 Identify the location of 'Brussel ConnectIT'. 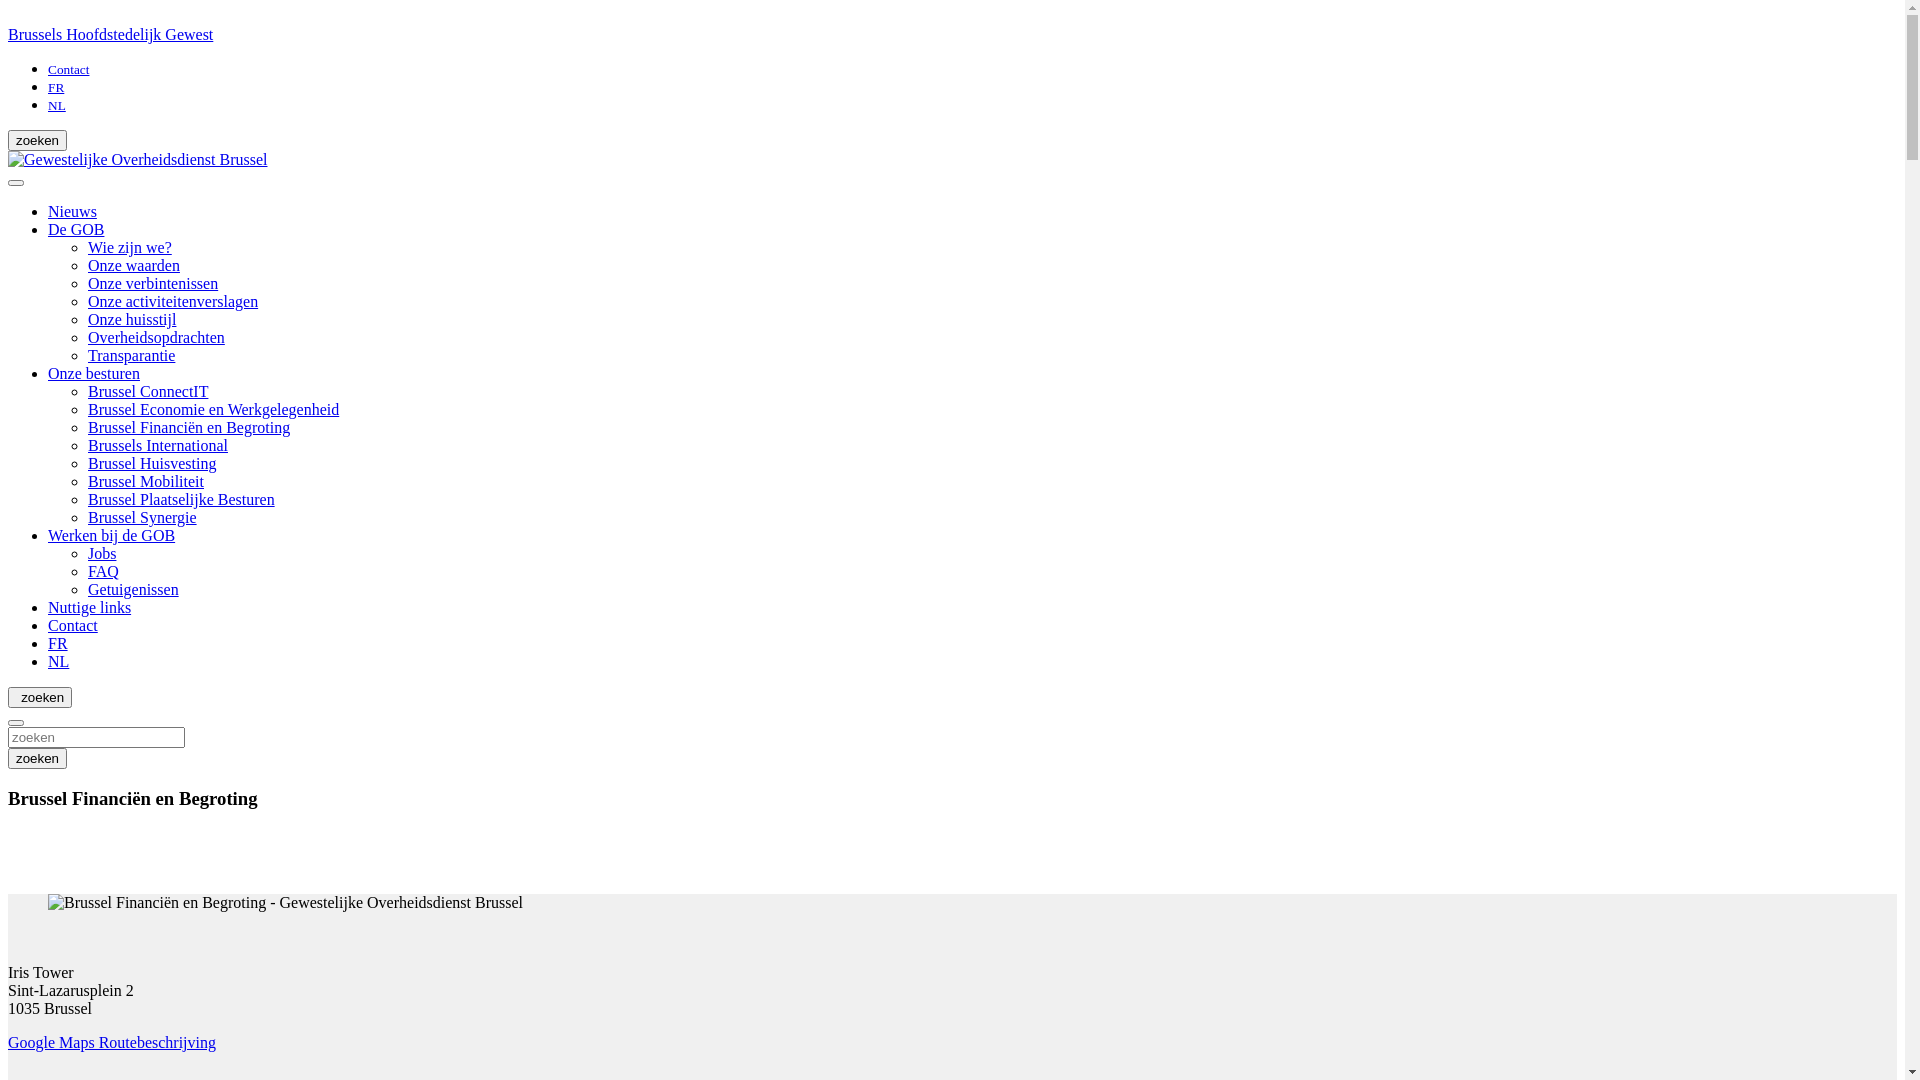
(147, 391).